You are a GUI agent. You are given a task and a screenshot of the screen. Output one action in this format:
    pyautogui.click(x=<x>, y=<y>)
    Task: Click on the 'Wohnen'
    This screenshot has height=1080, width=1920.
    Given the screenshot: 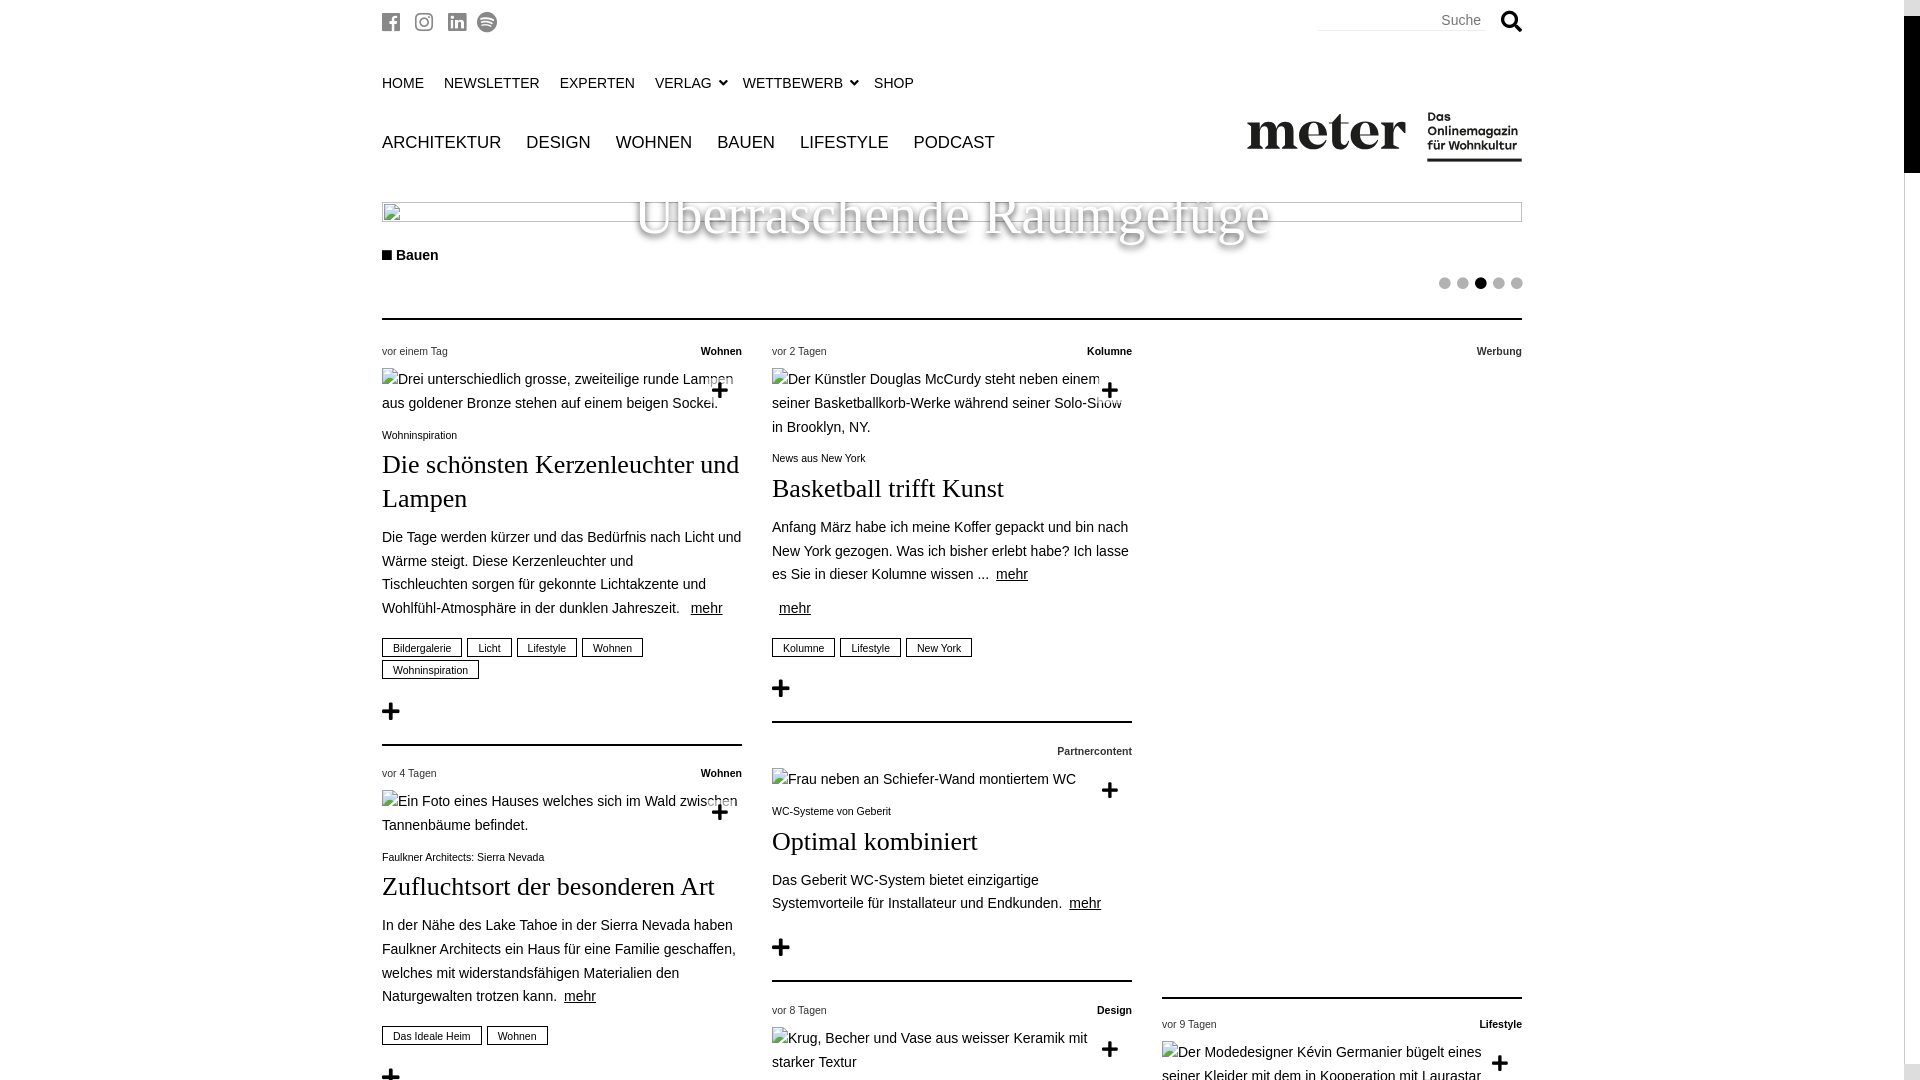 What is the action you would take?
    pyautogui.click(x=720, y=350)
    